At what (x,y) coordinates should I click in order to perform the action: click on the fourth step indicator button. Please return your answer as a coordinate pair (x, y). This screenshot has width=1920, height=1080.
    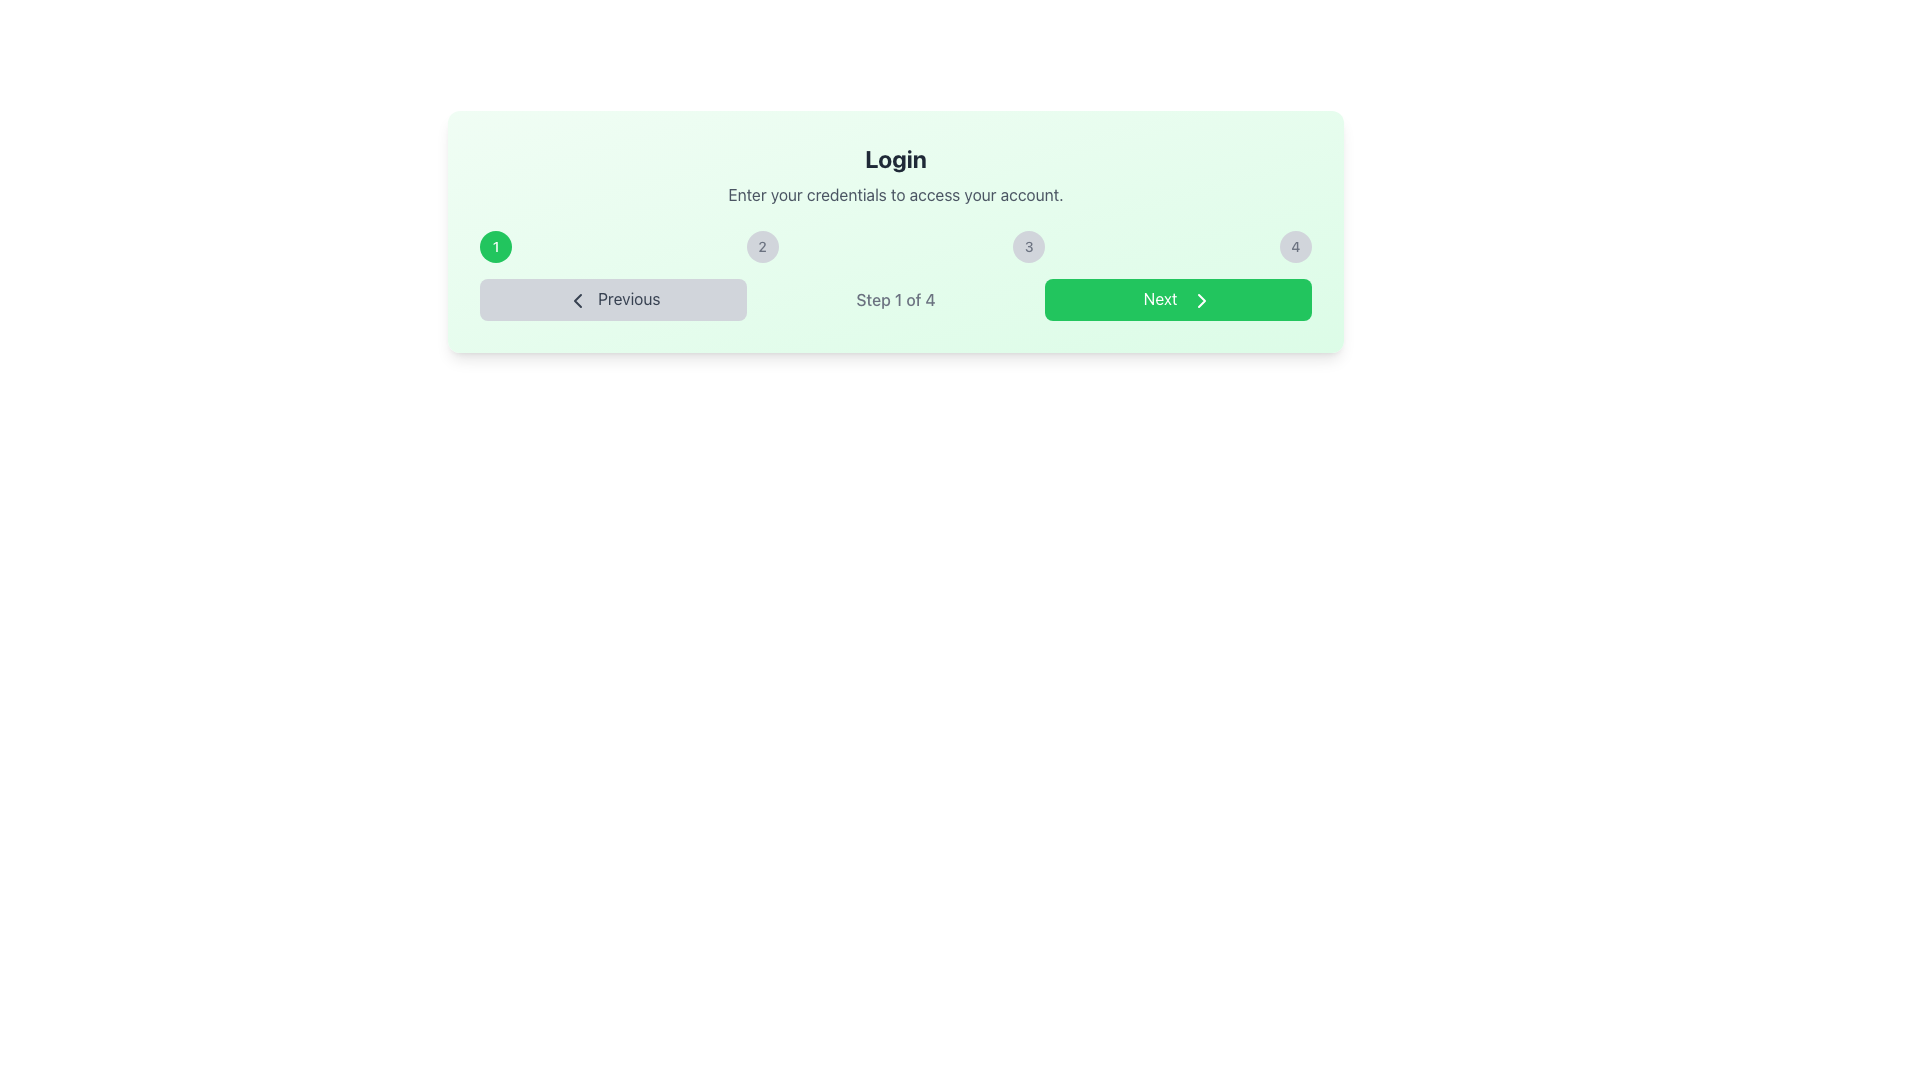
    Looking at the image, I should click on (1296, 245).